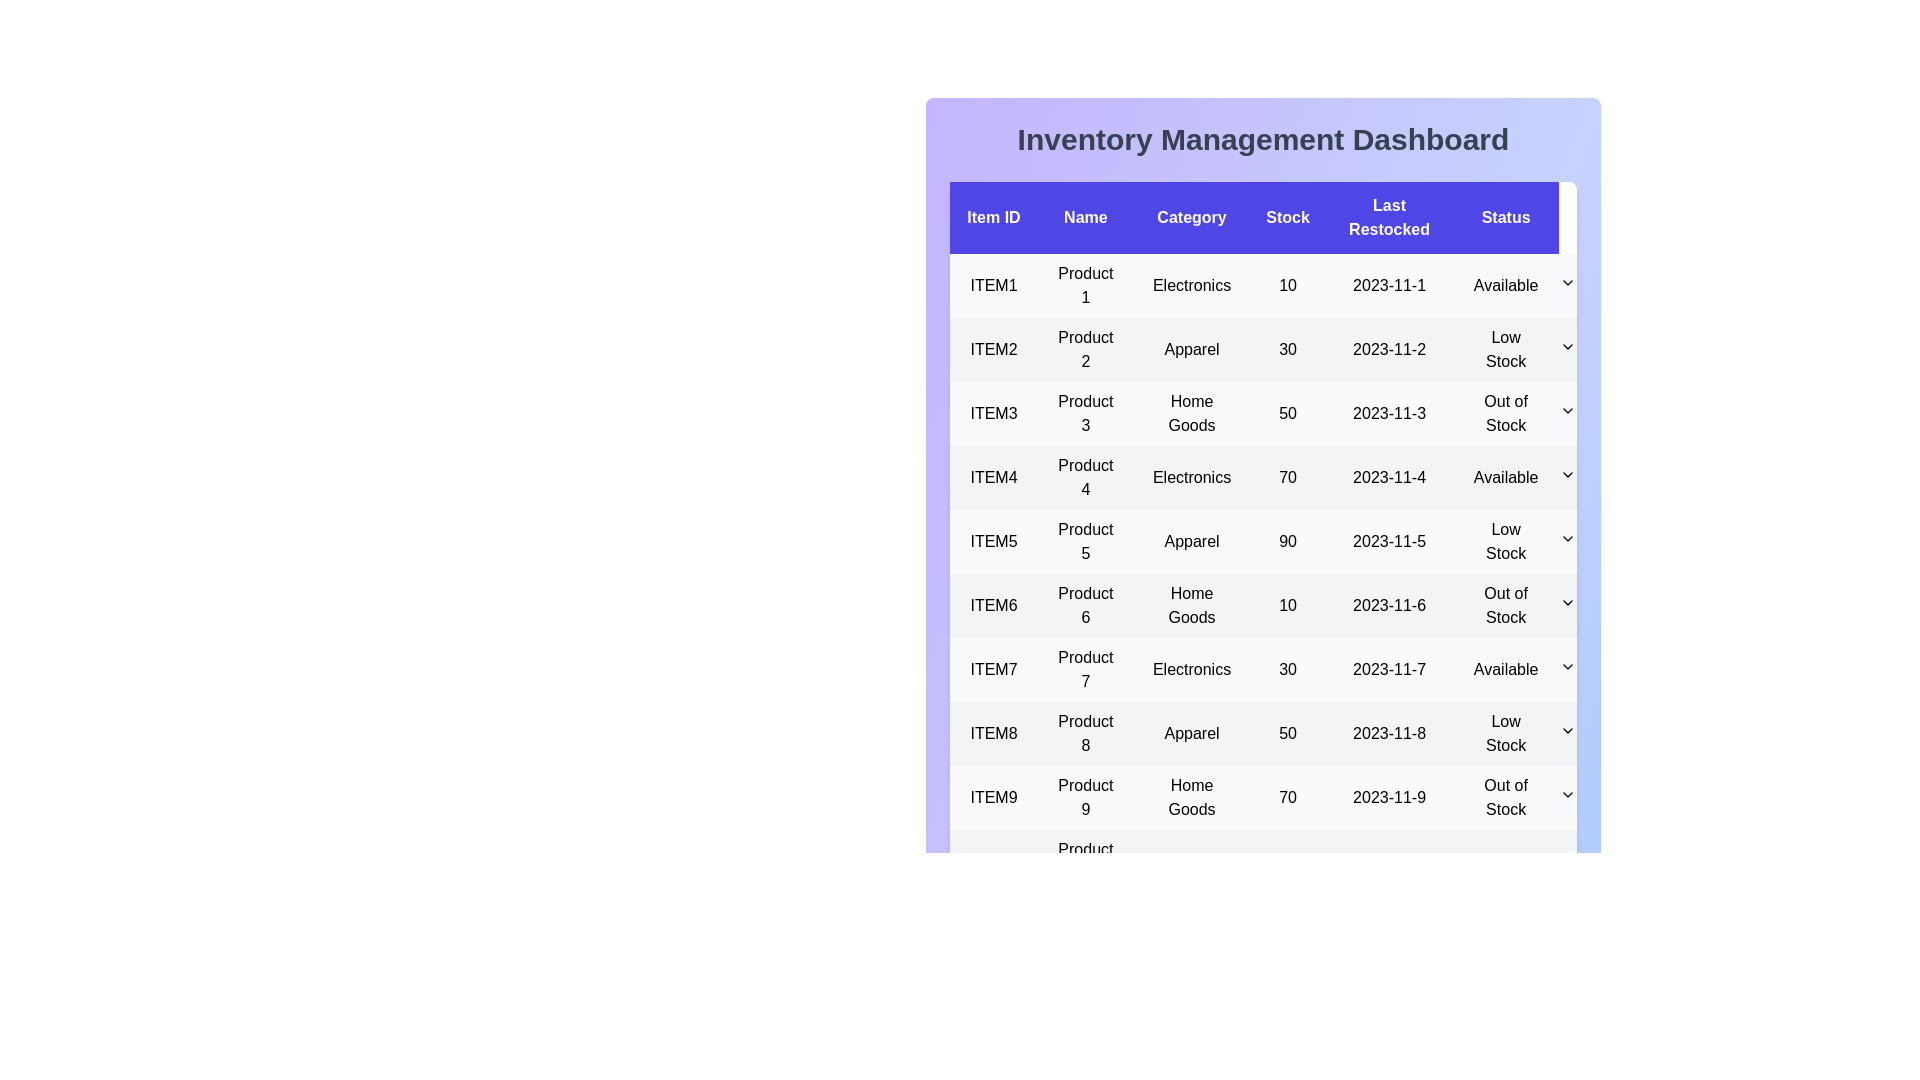 The width and height of the screenshot is (1920, 1080). Describe the element at coordinates (1506, 218) in the screenshot. I see `the column header Status to sort the data by that column` at that location.